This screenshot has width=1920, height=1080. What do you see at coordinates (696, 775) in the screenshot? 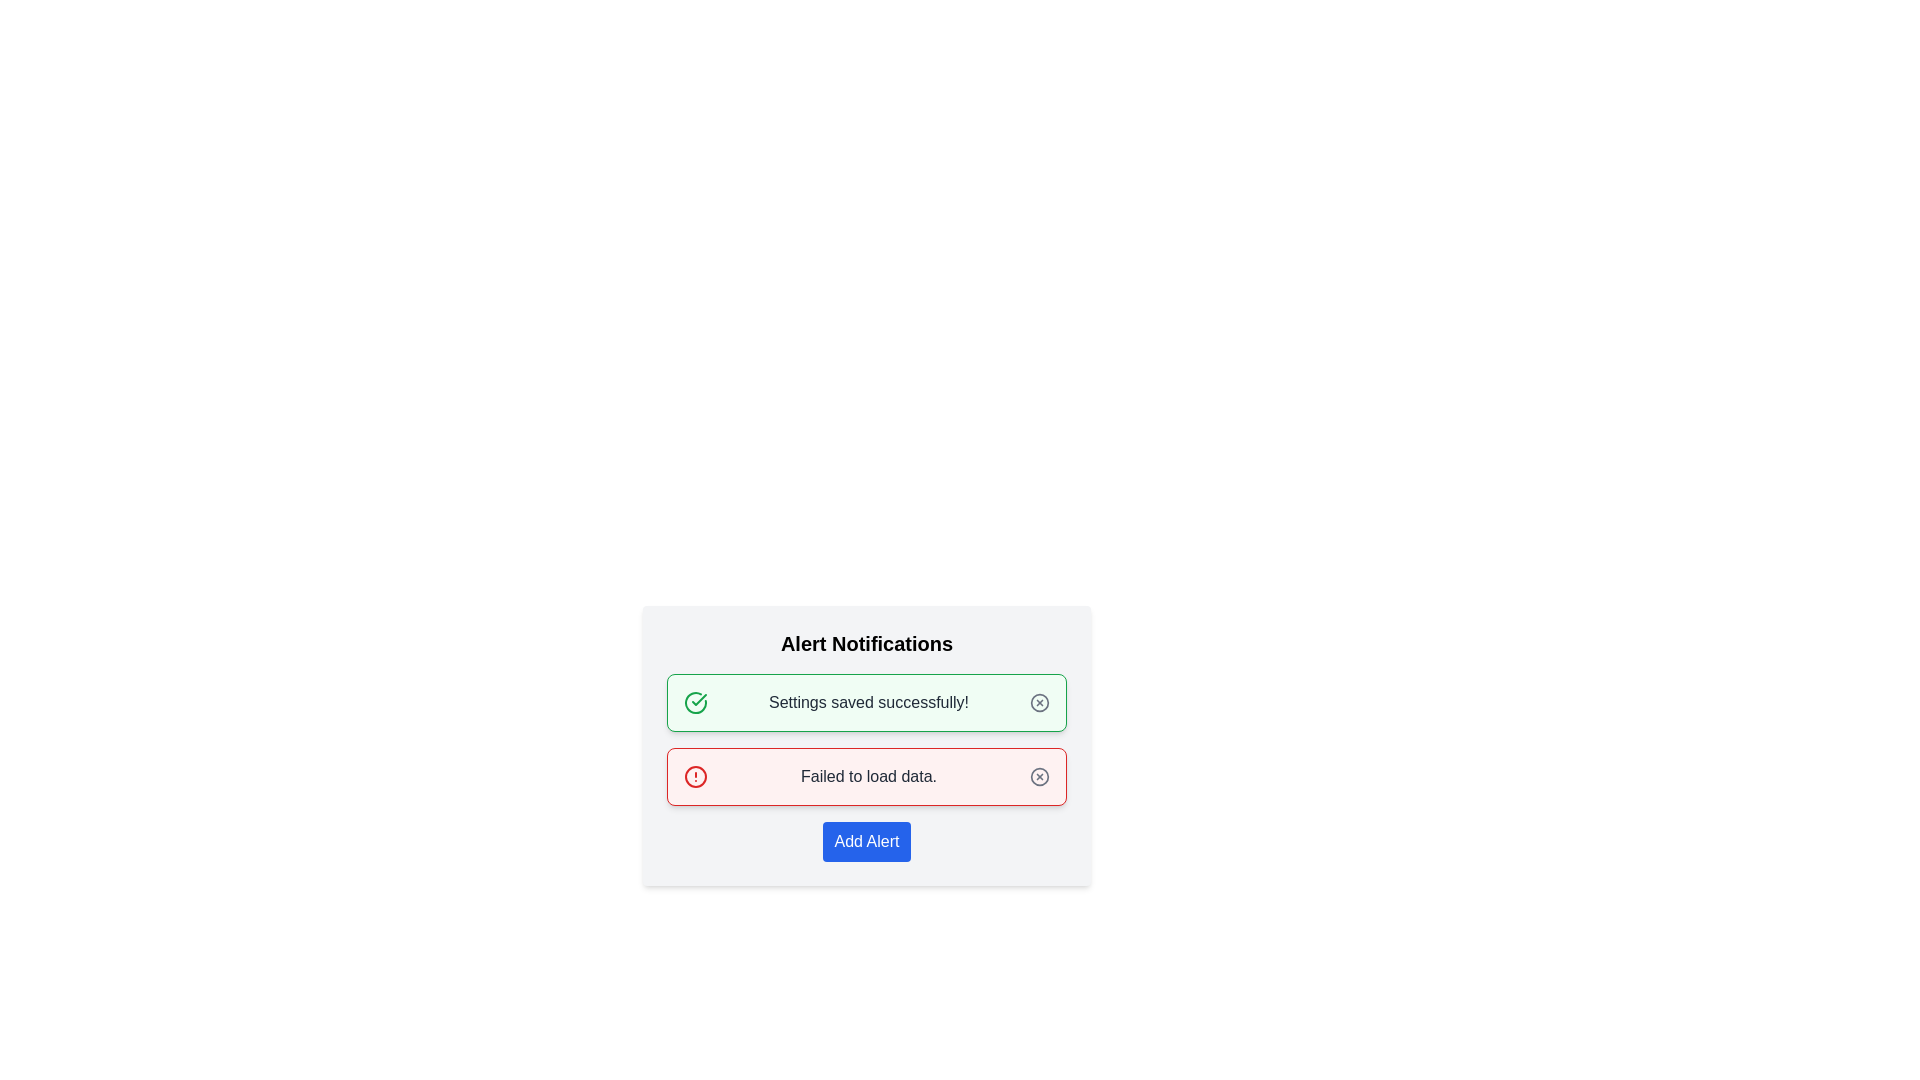
I see `the alert icon located within the second notification card under the 'Alert Notifications' block, which has a red border and background and is positioned to the left of the text 'Failed to load data.'` at bounding box center [696, 775].